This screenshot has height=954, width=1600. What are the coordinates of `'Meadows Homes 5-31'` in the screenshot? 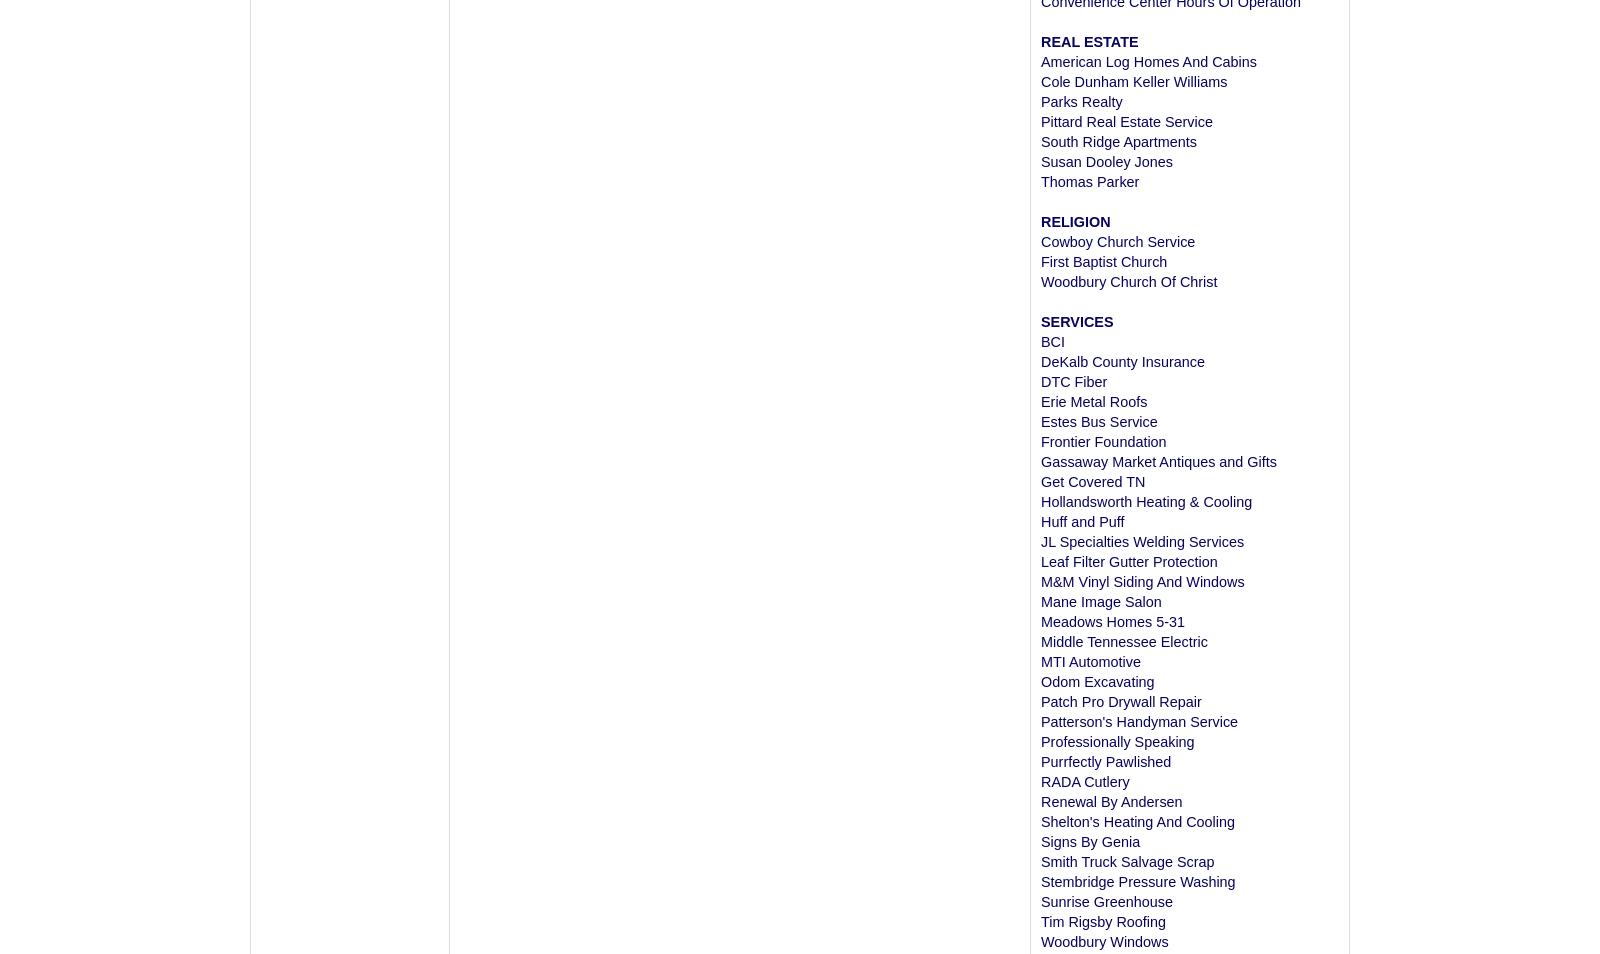 It's located at (1112, 621).